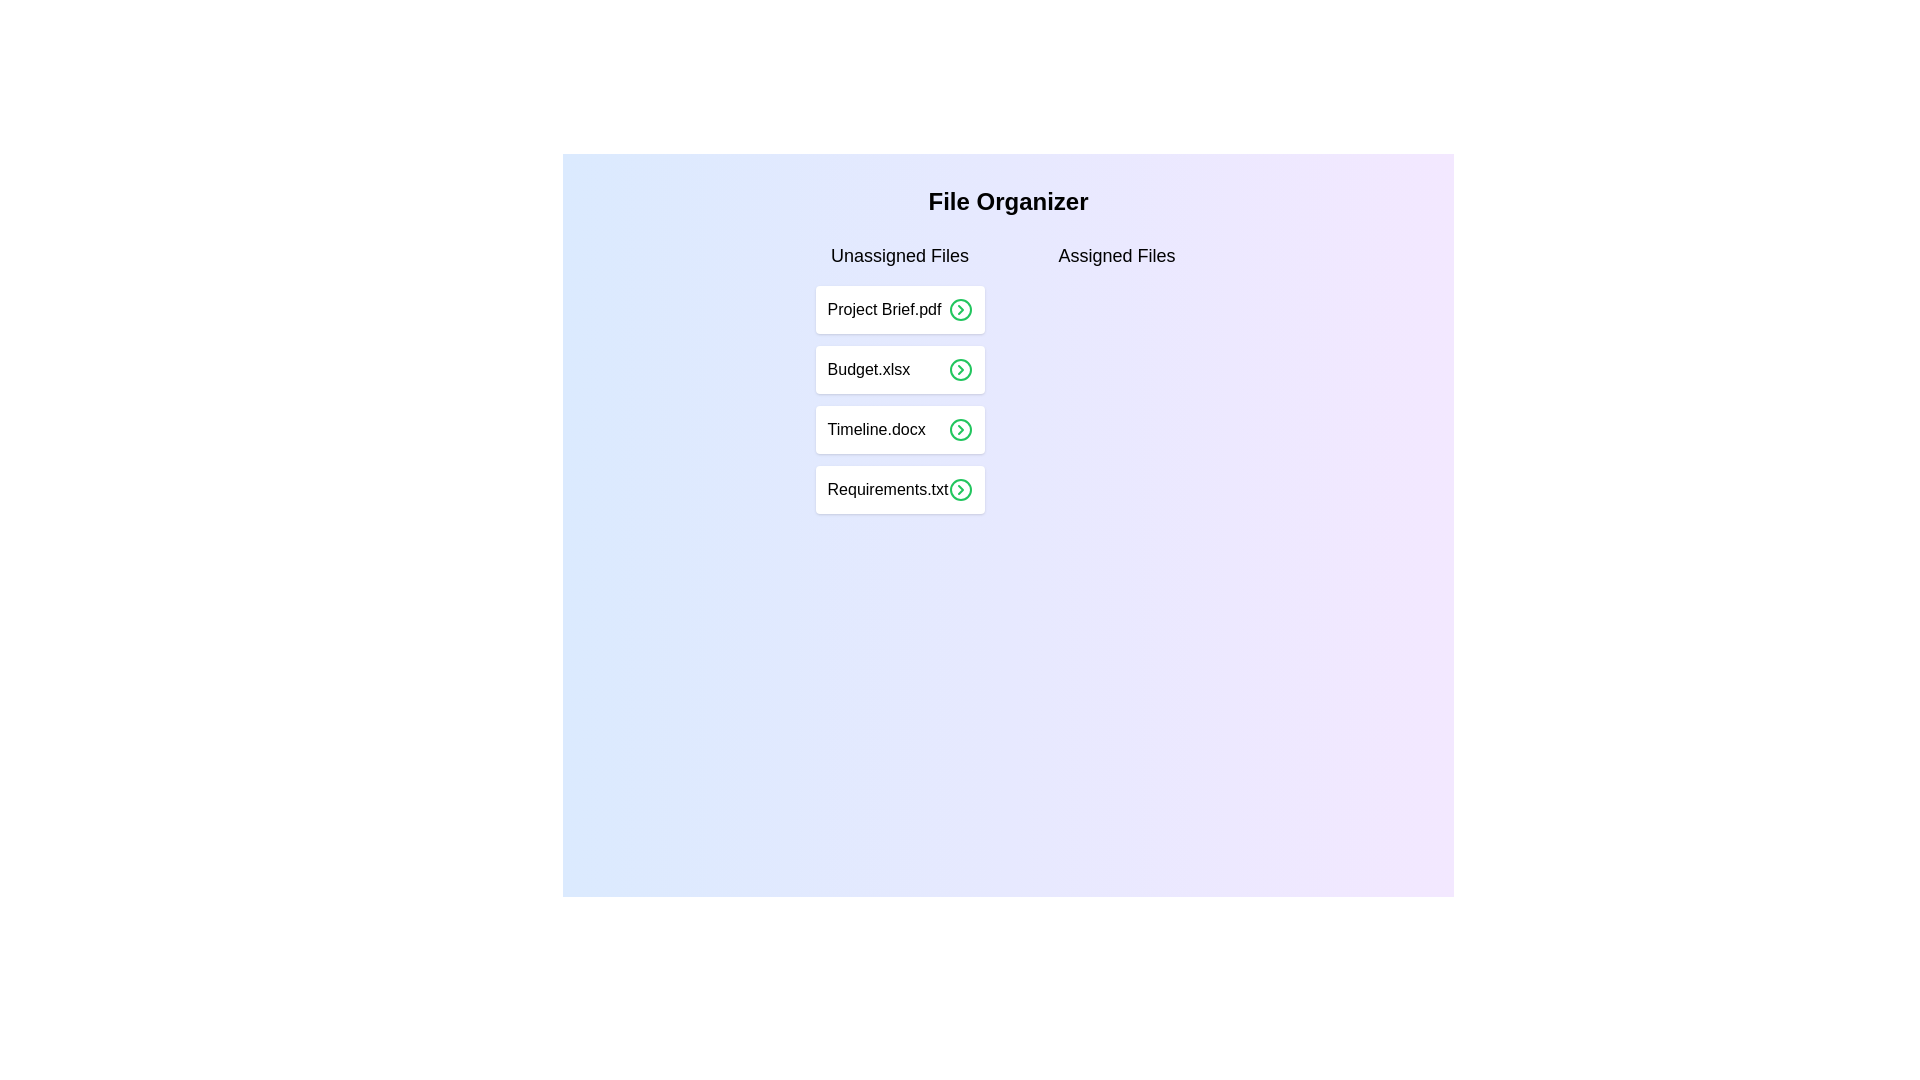  What do you see at coordinates (899, 309) in the screenshot?
I see `the name of a file in the 'Unassigned Files' list by selecting the file Project Brief.pdf` at bounding box center [899, 309].